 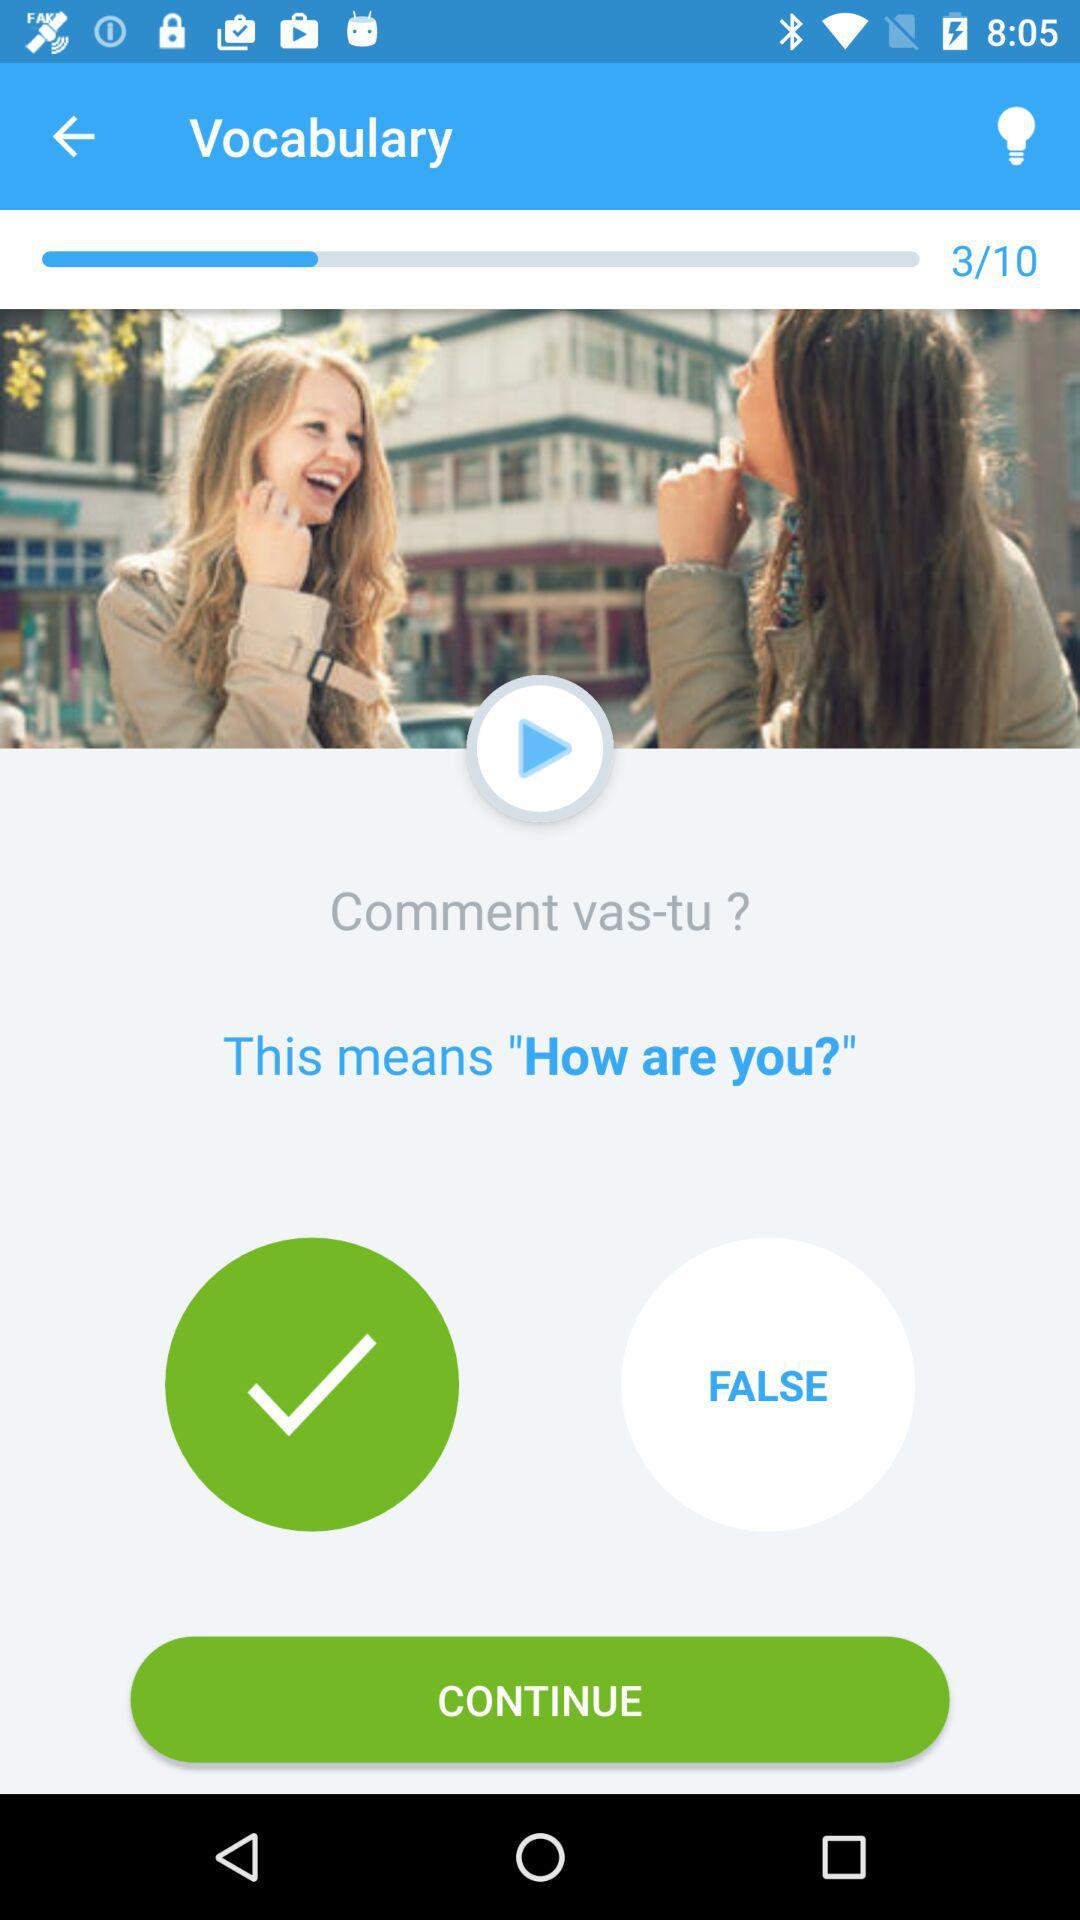 I want to click on the item next to the vocabulary item, so click(x=72, y=135).